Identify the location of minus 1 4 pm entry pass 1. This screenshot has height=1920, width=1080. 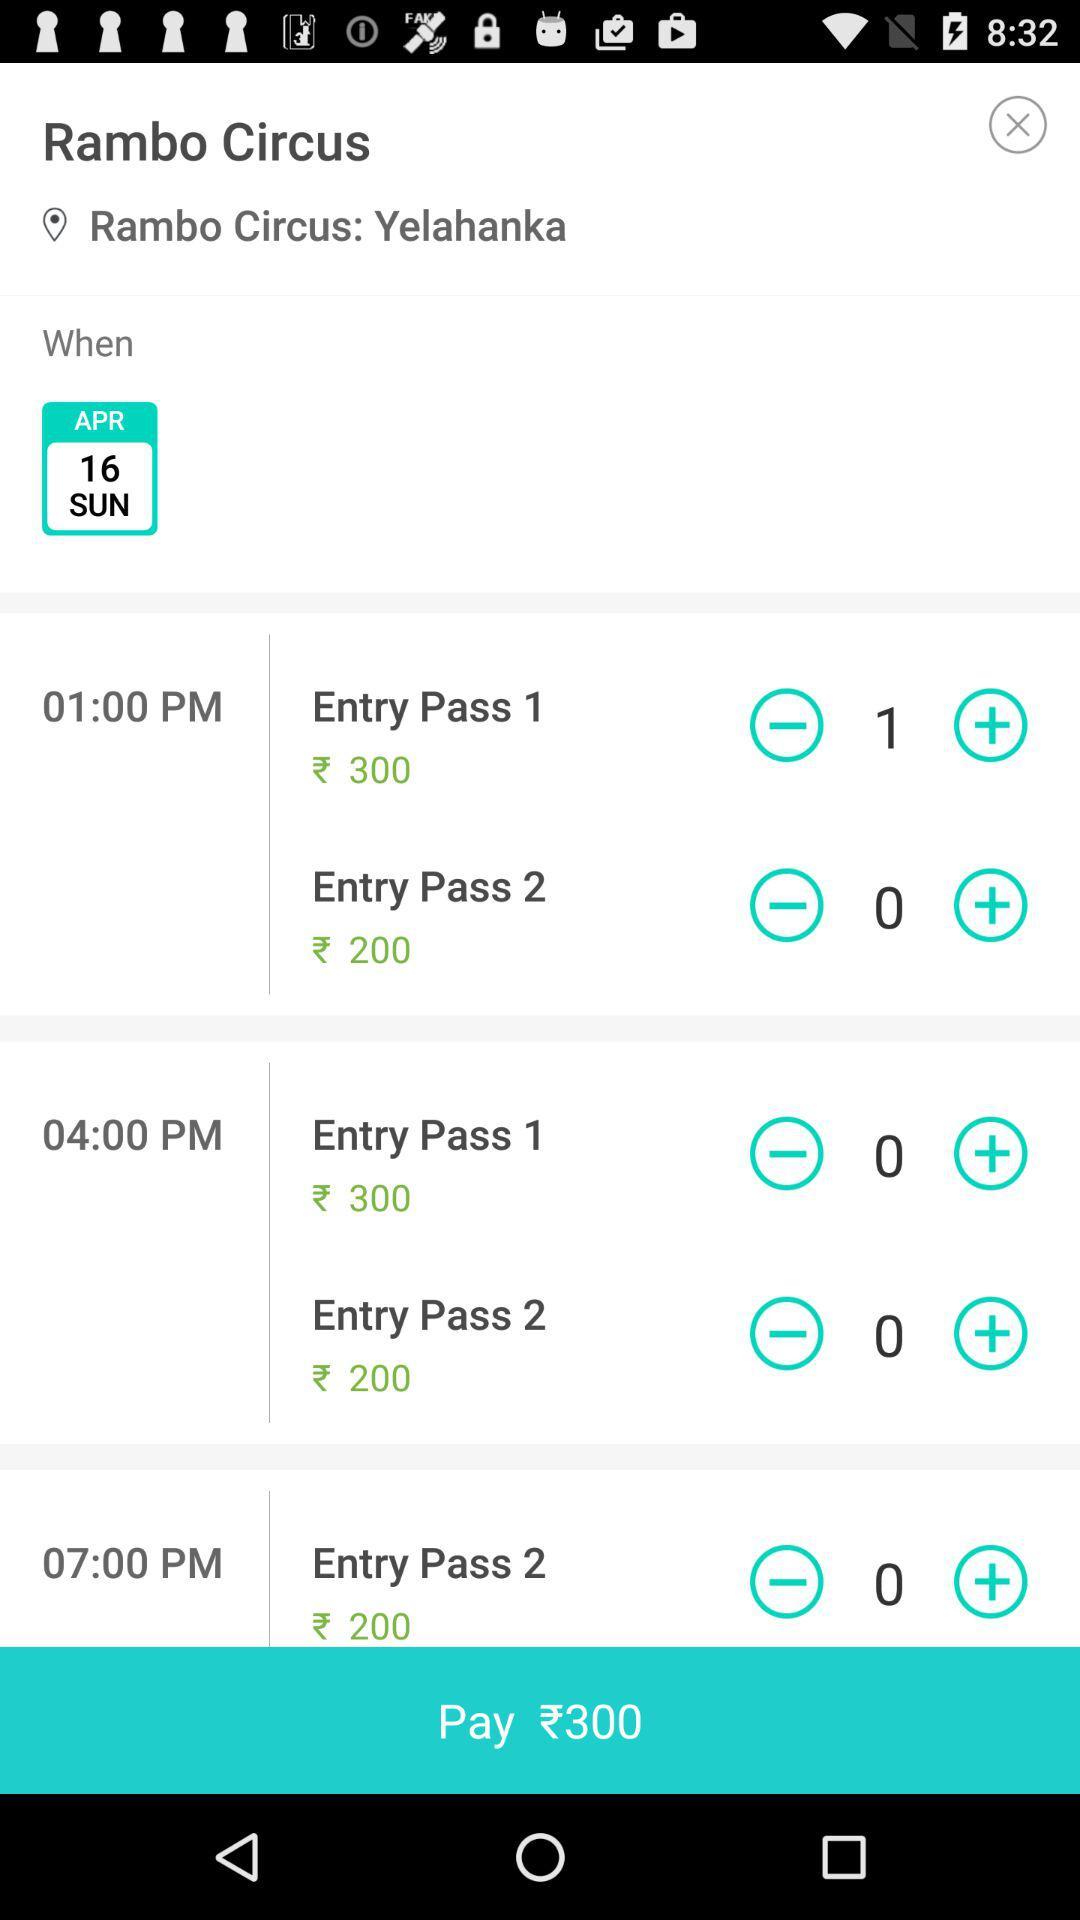
(785, 1153).